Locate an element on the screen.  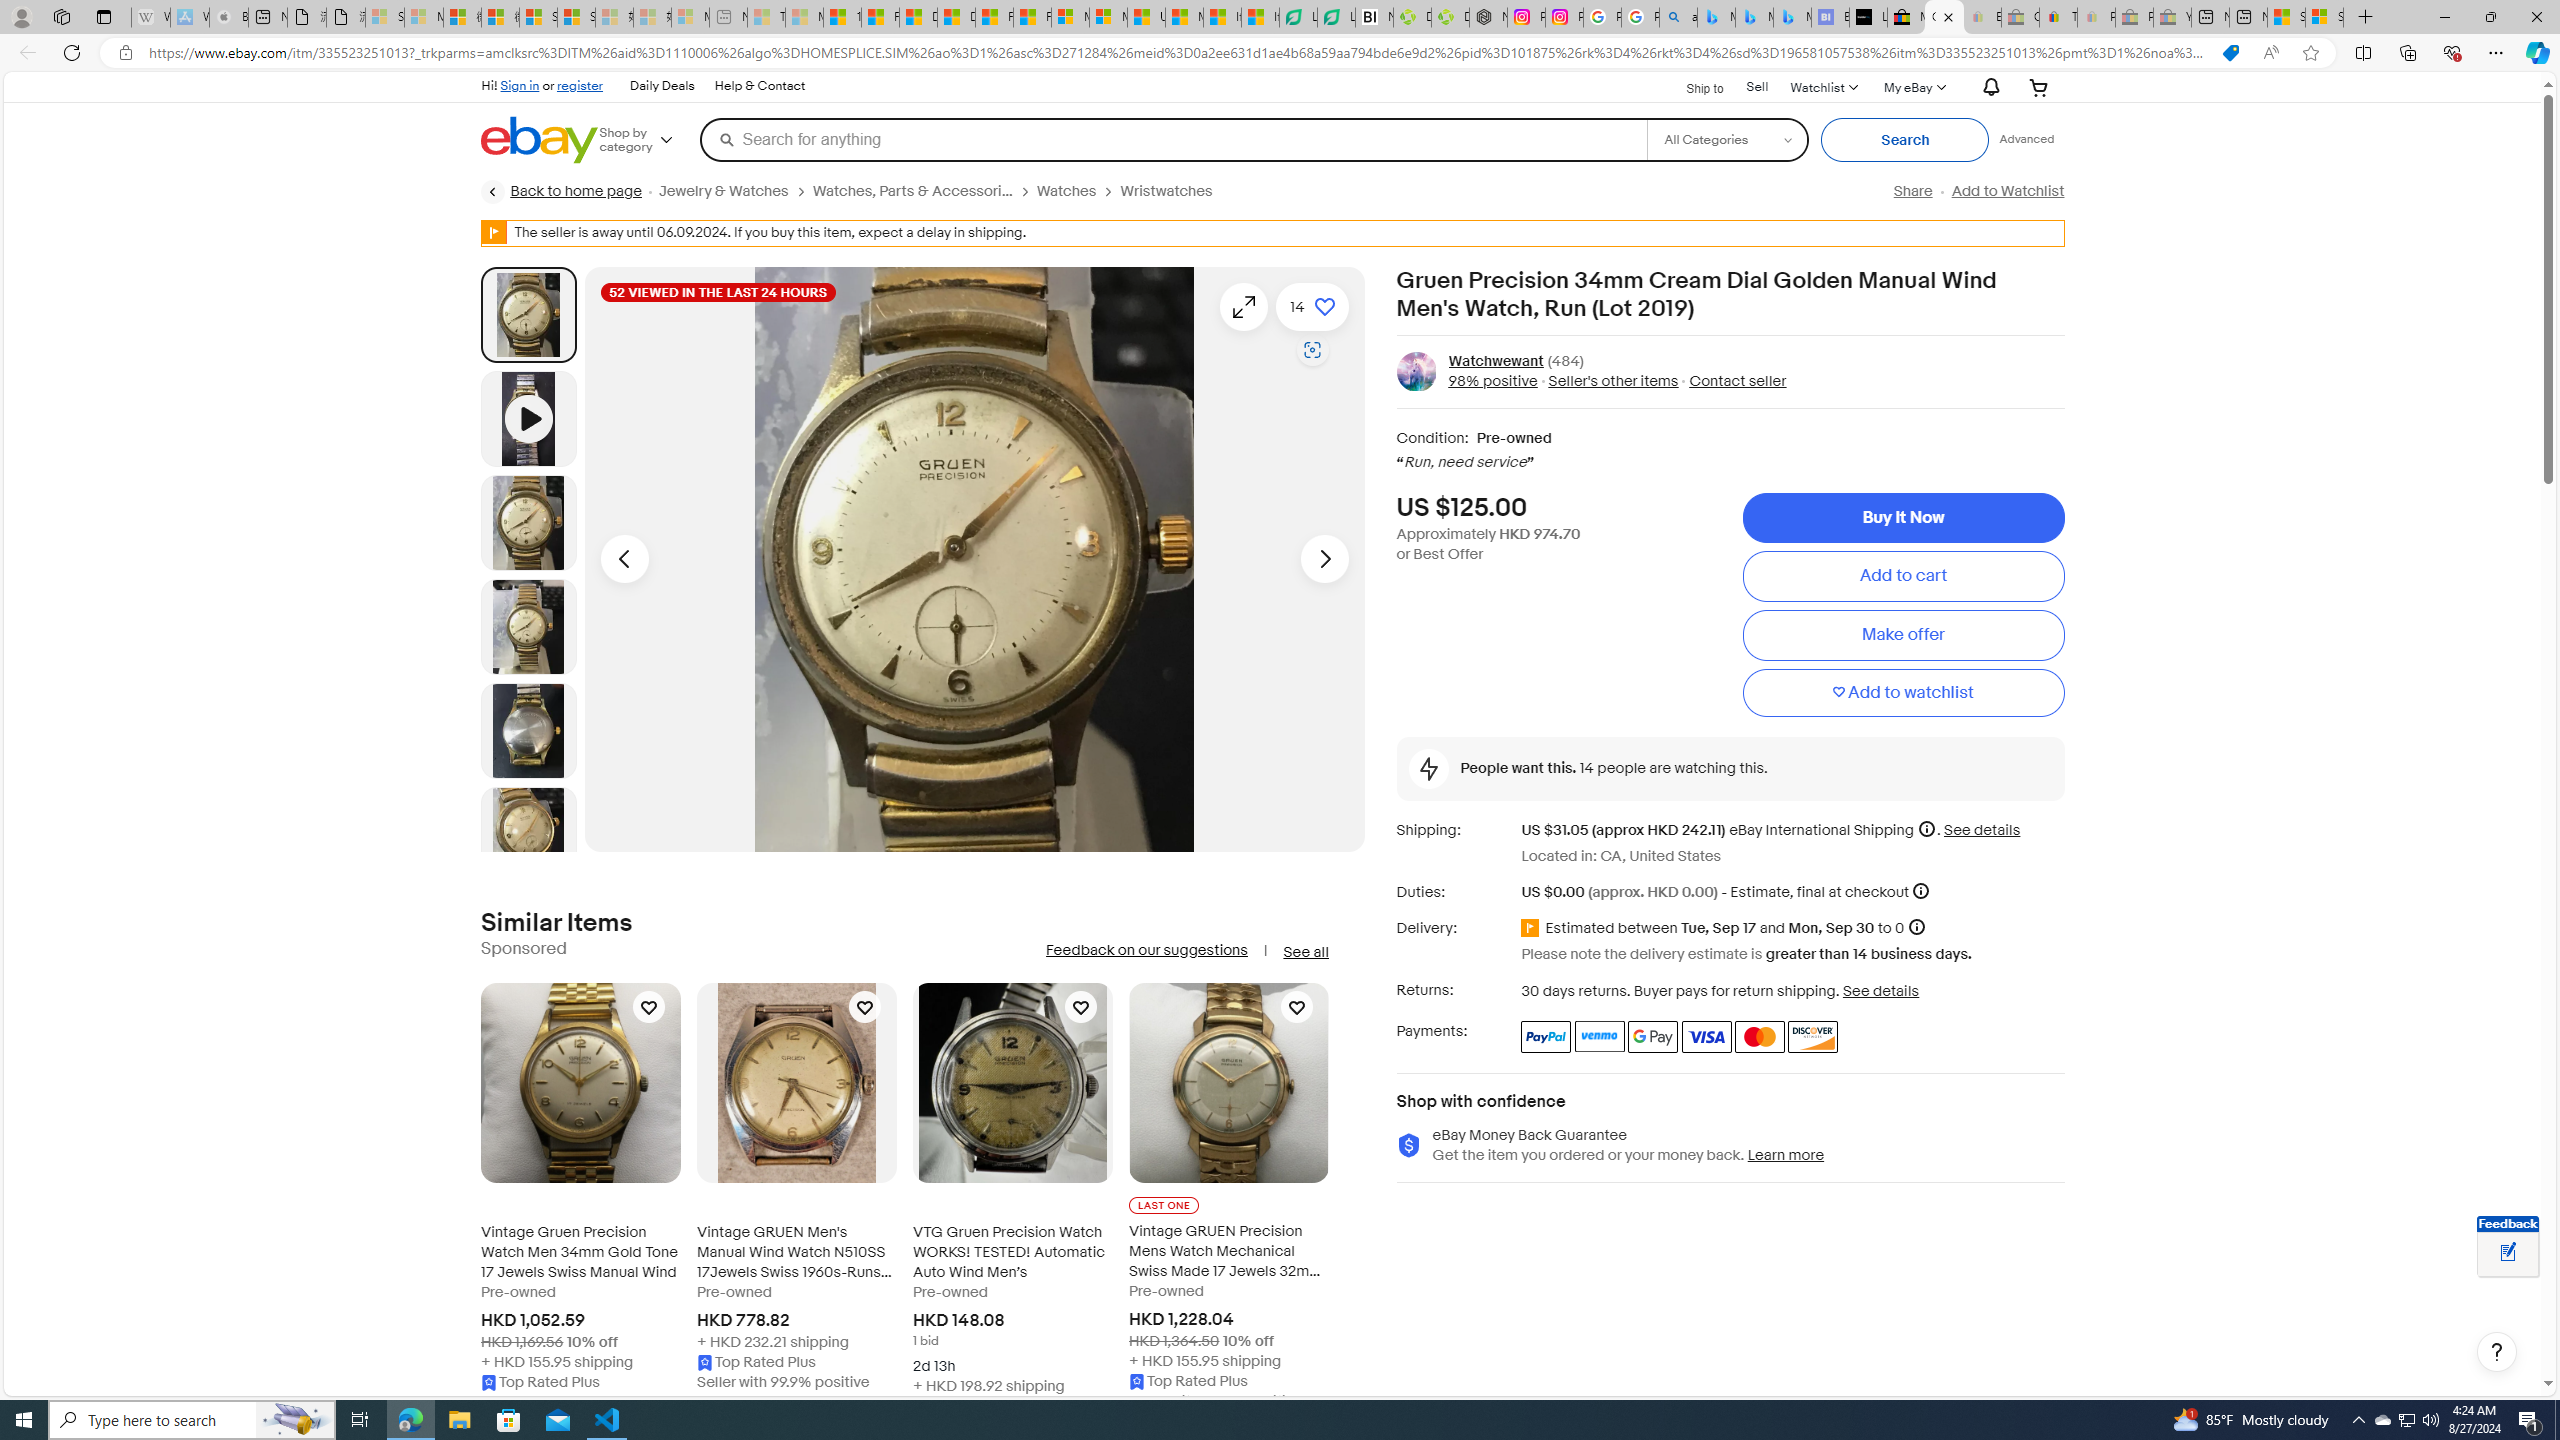
'Add to watchlist' is located at coordinates (1903, 693).